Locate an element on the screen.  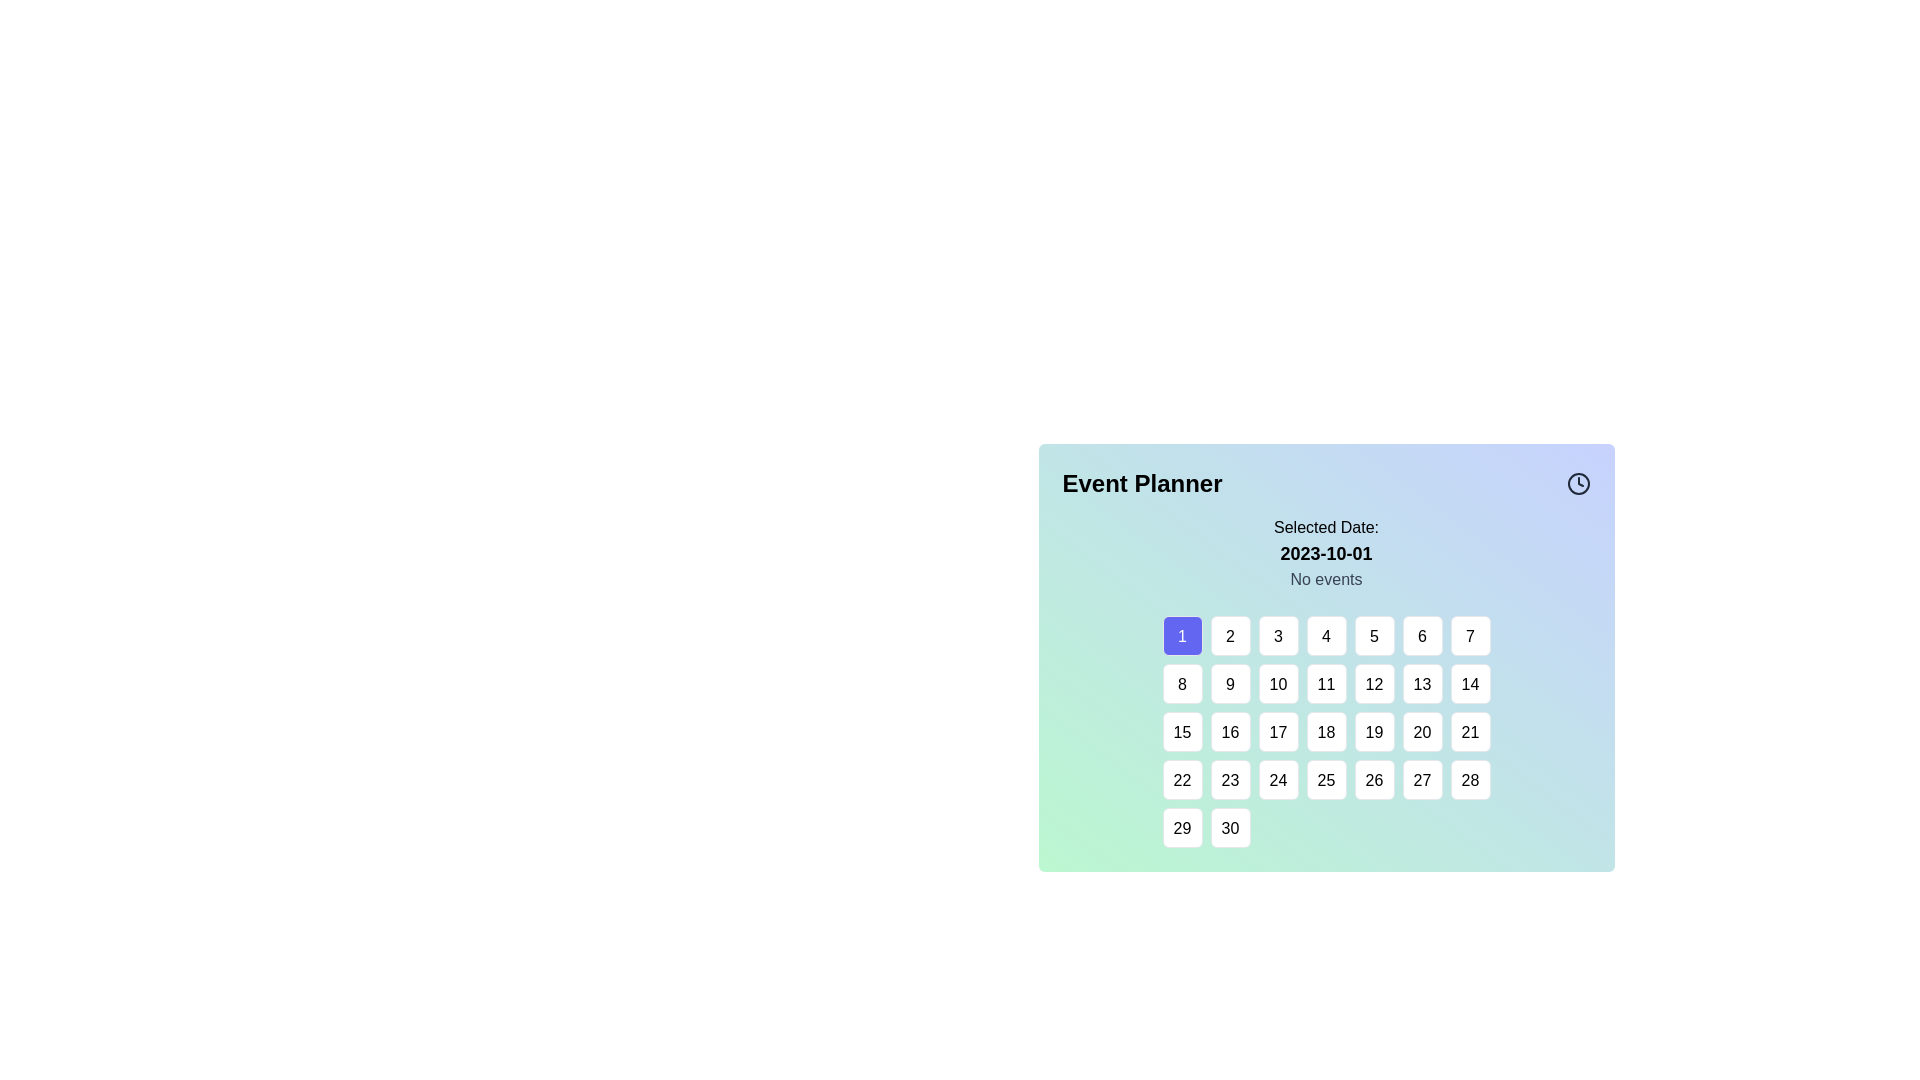
the button representing the 27th day in the calendar view is located at coordinates (1421, 778).